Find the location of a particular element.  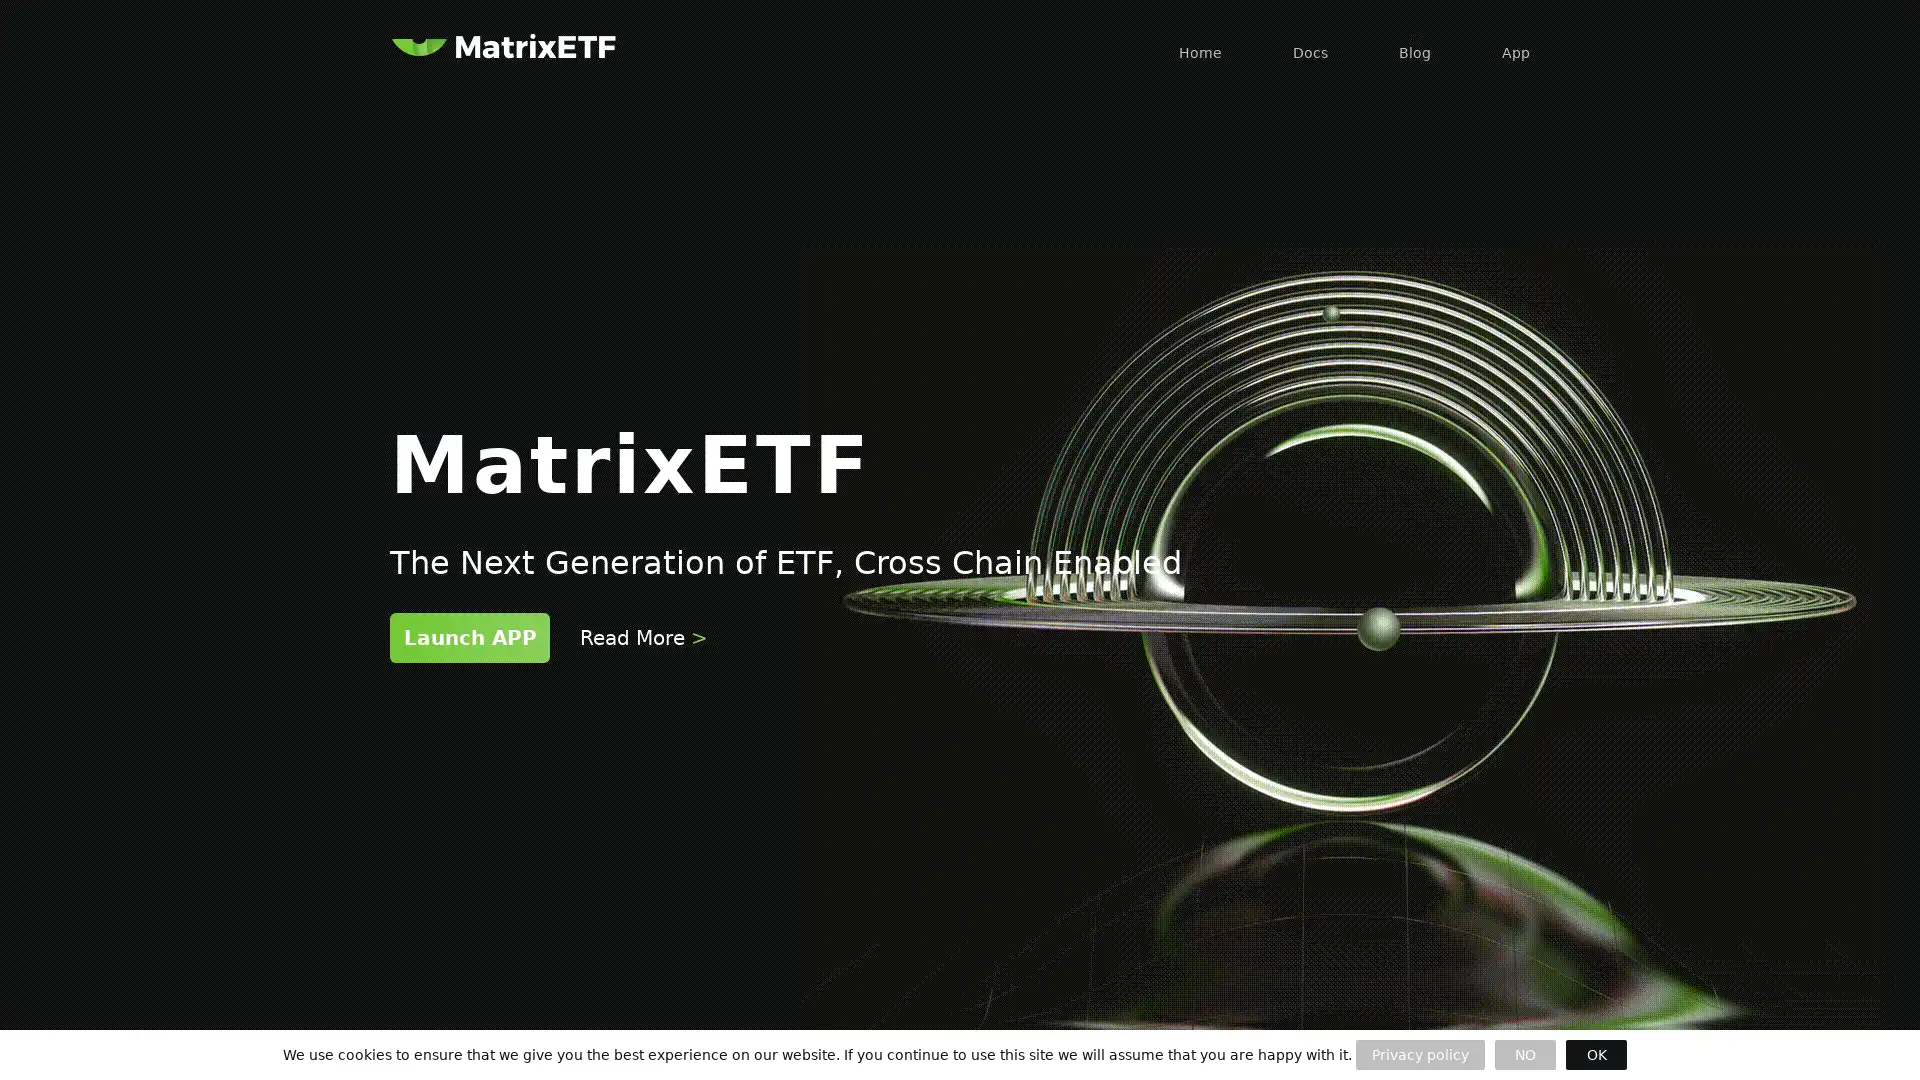

OK is located at coordinates (1595, 1054).